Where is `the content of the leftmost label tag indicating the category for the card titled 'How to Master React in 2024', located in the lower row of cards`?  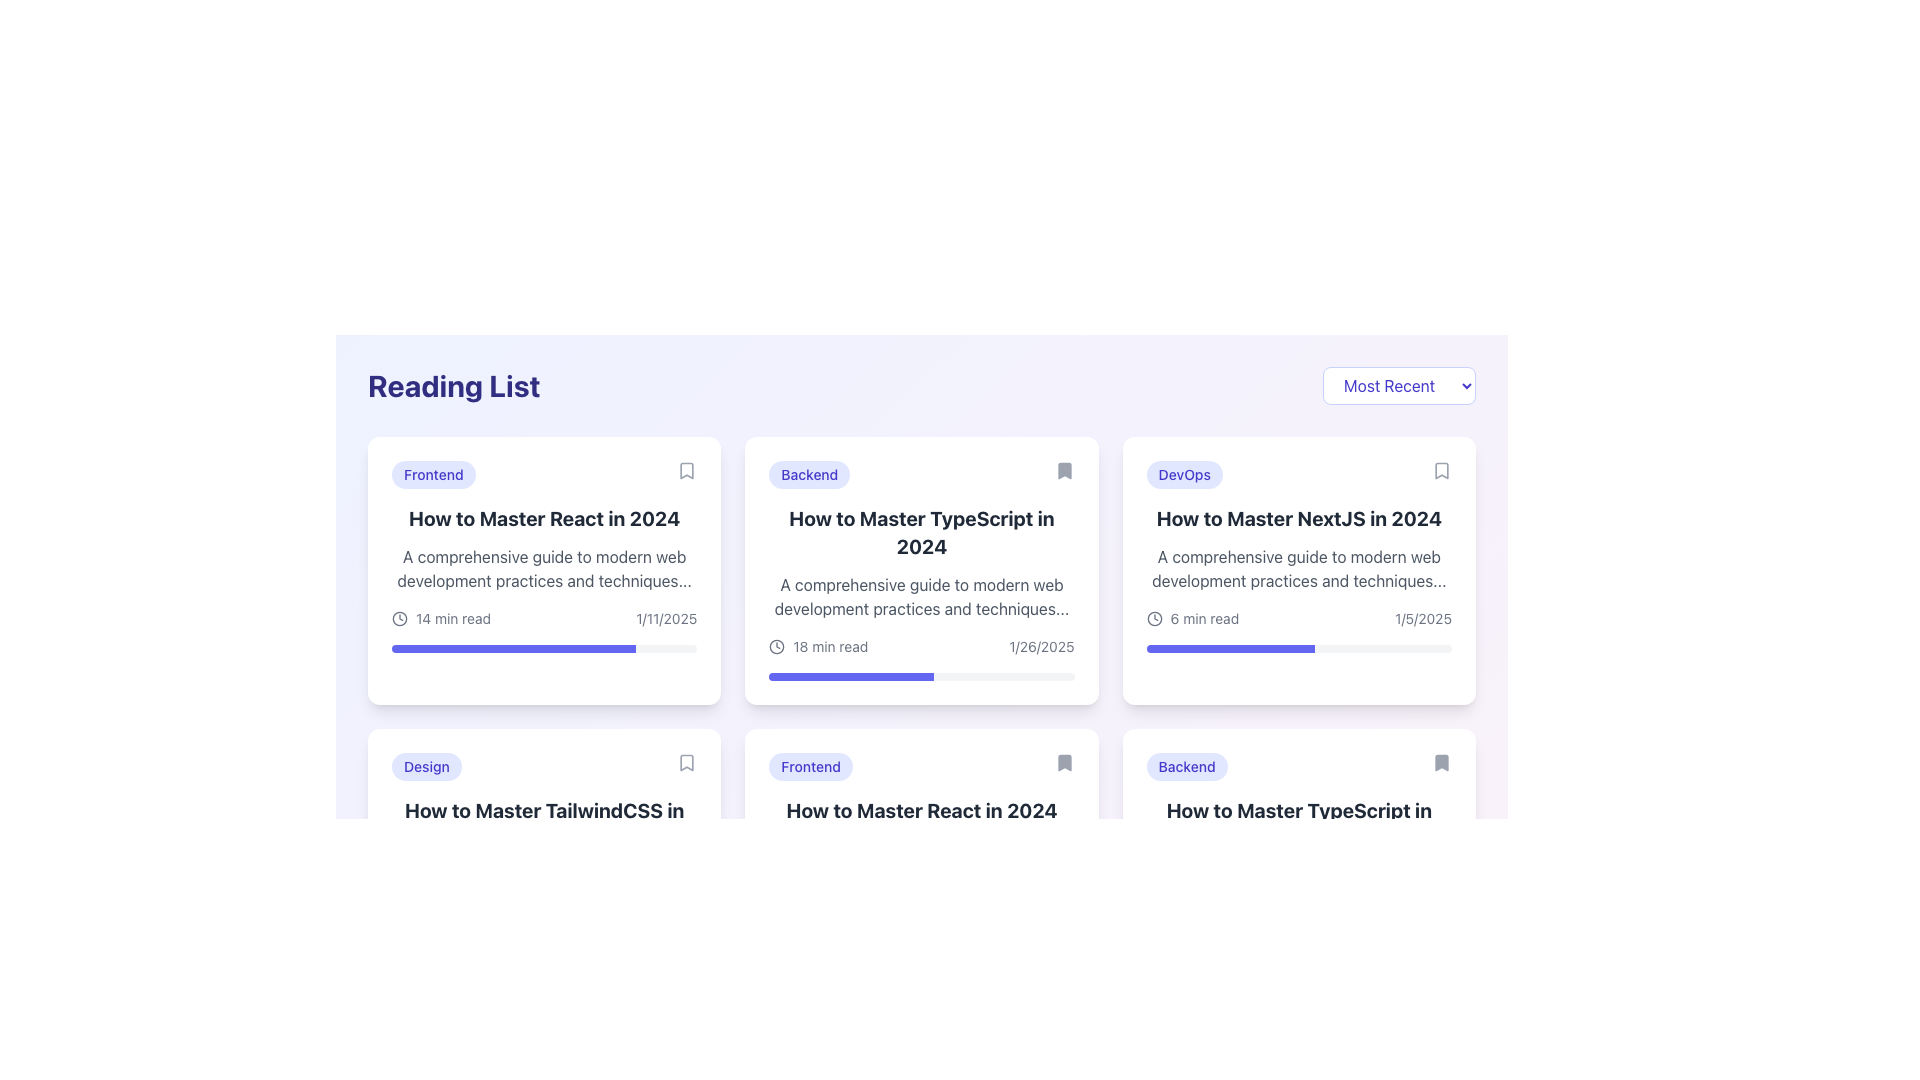 the content of the leftmost label tag indicating the category for the card titled 'How to Master React in 2024', located in the lower row of cards is located at coordinates (811, 766).